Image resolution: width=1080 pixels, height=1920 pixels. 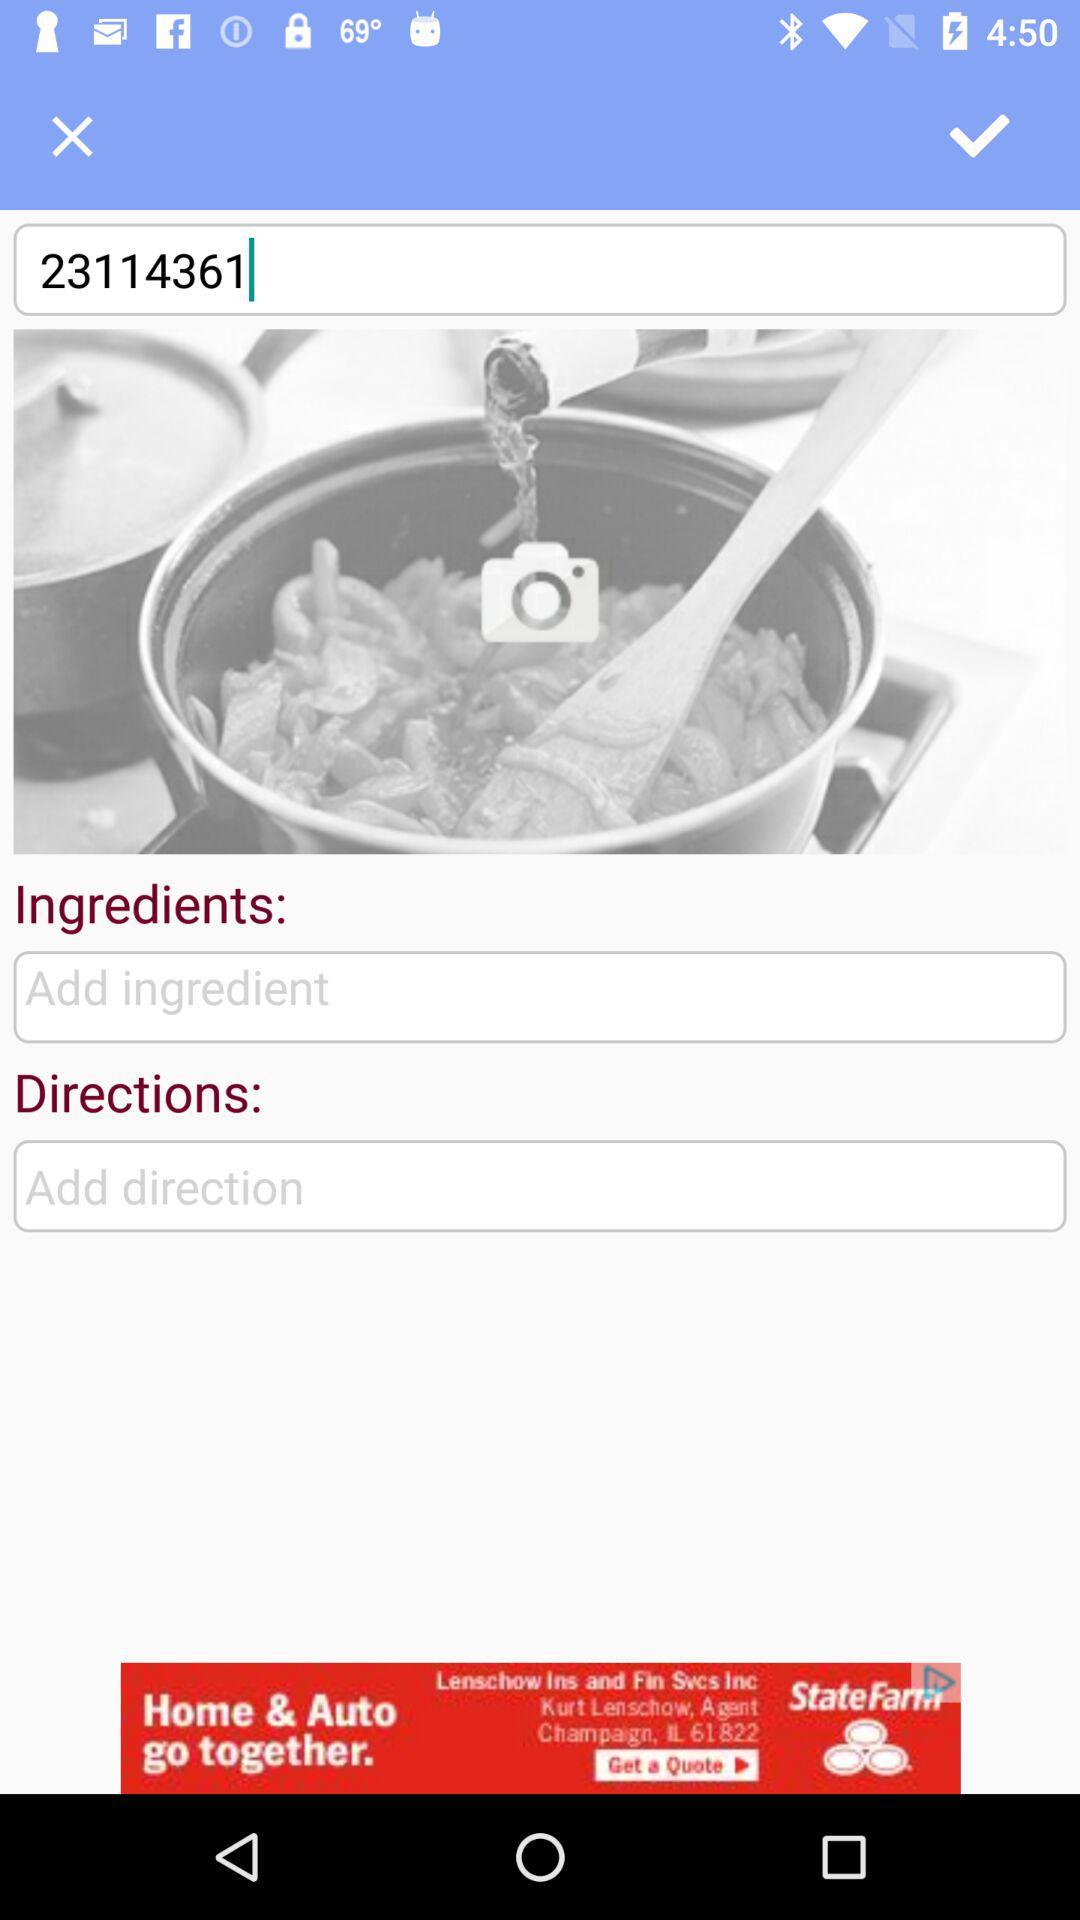 What do you see at coordinates (540, 590) in the screenshot?
I see `inform me` at bounding box center [540, 590].